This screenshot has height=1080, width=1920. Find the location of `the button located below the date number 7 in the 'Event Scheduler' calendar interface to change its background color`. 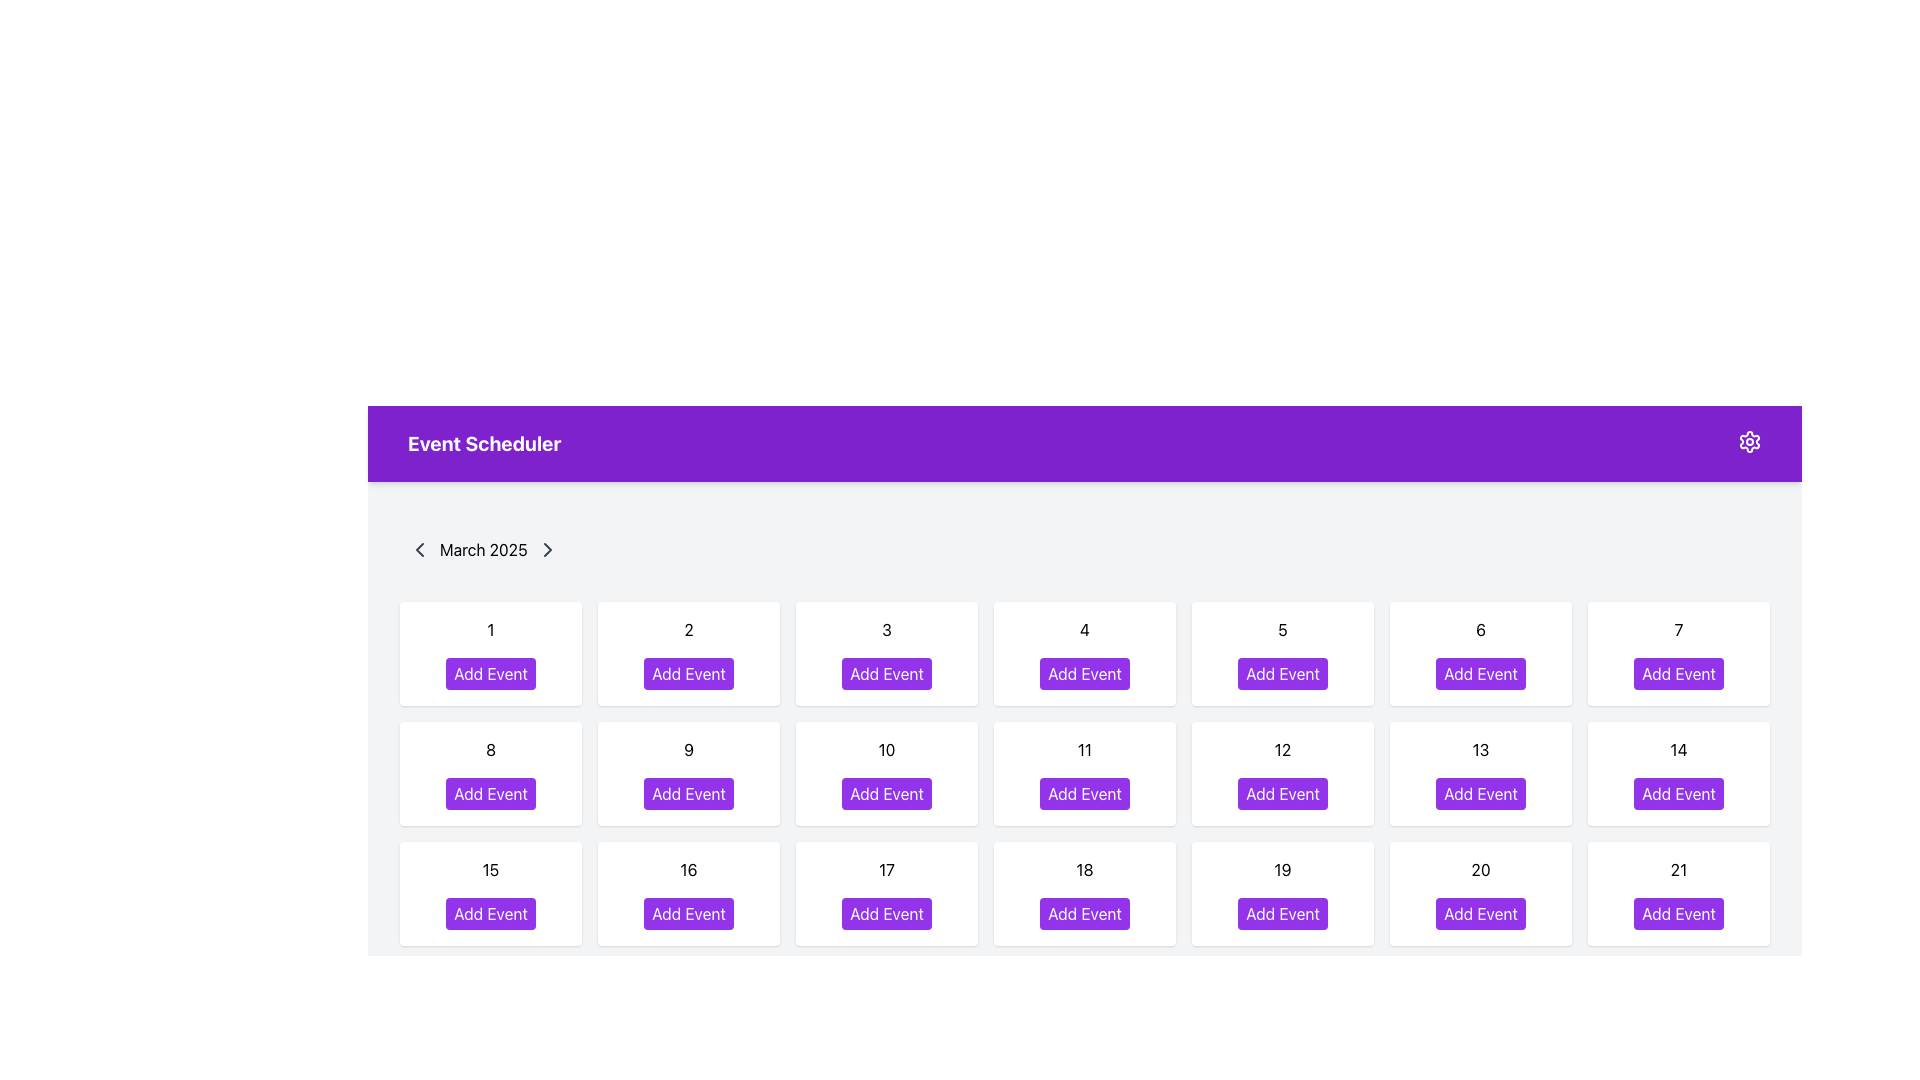

the button located below the date number 7 in the 'Event Scheduler' calendar interface to change its background color is located at coordinates (1679, 674).